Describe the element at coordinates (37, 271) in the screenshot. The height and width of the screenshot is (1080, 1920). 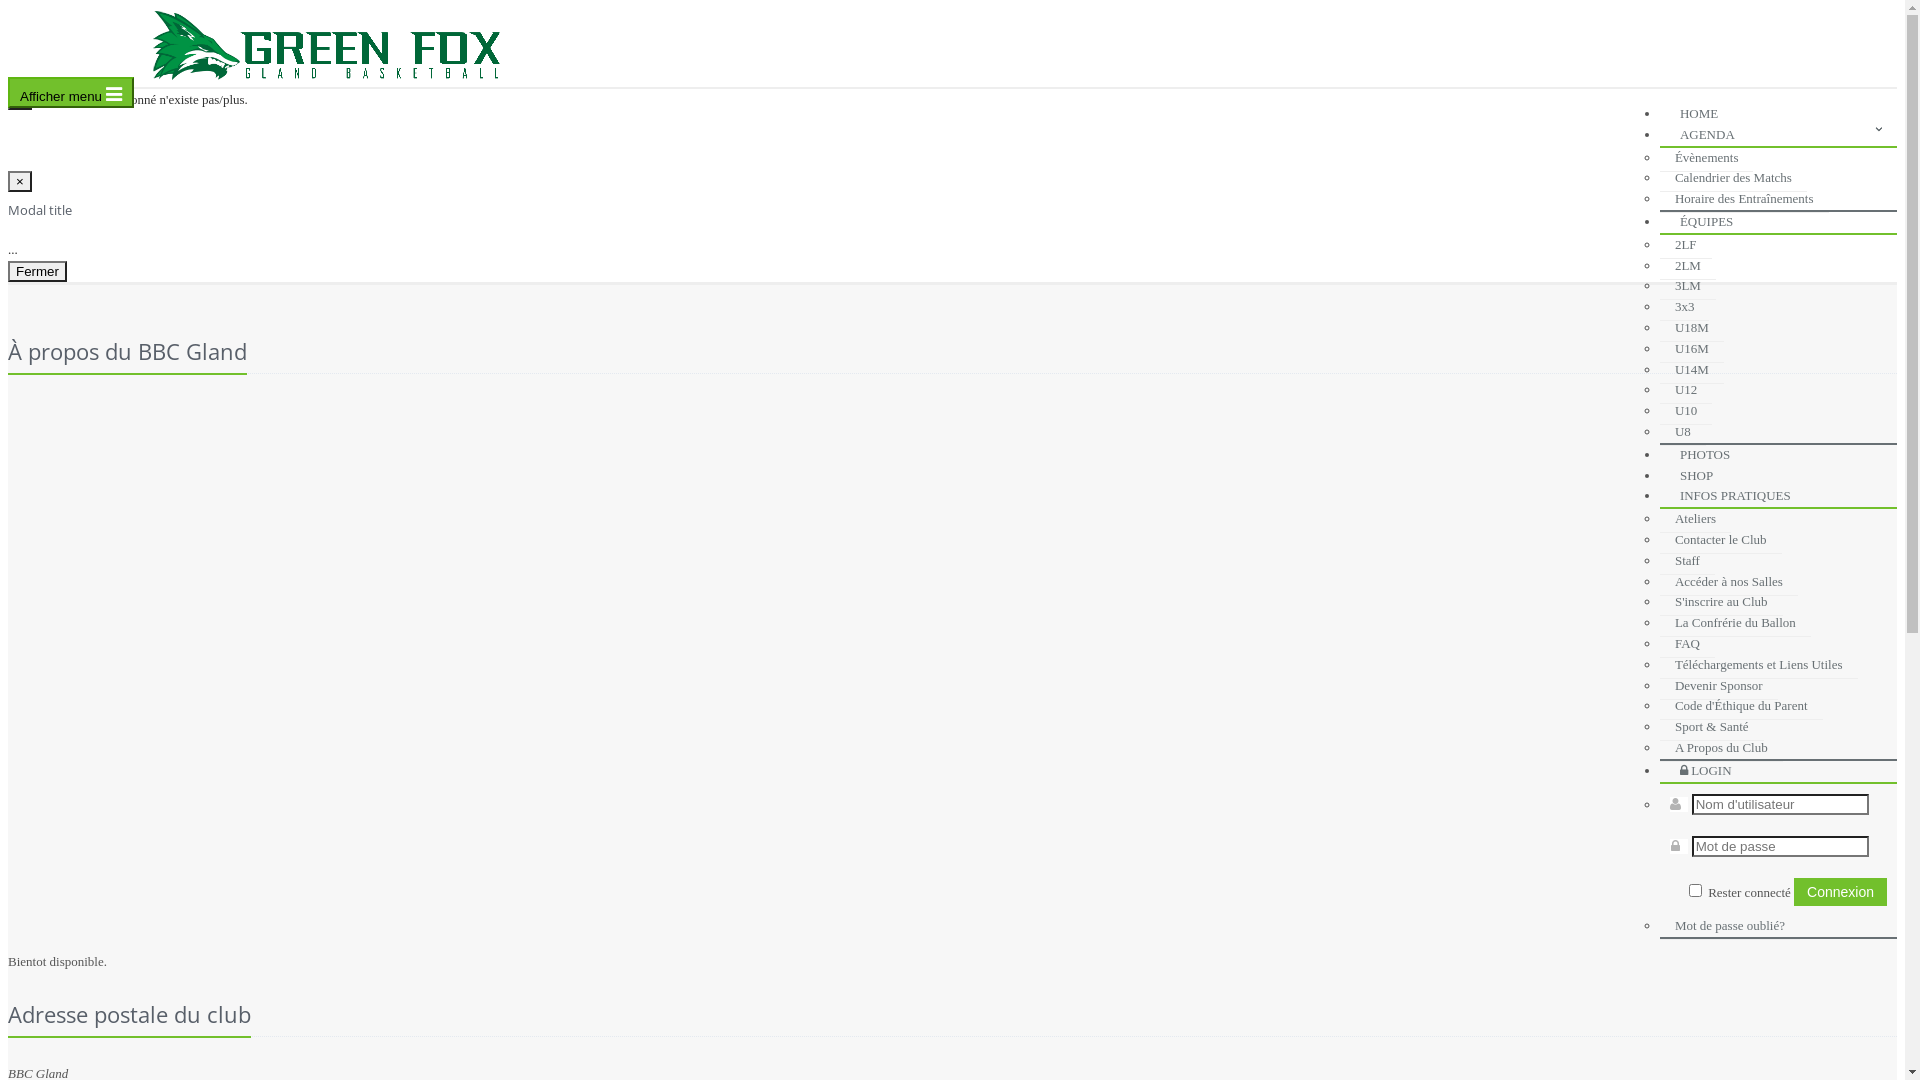
I see `'Fermer'` at that location.